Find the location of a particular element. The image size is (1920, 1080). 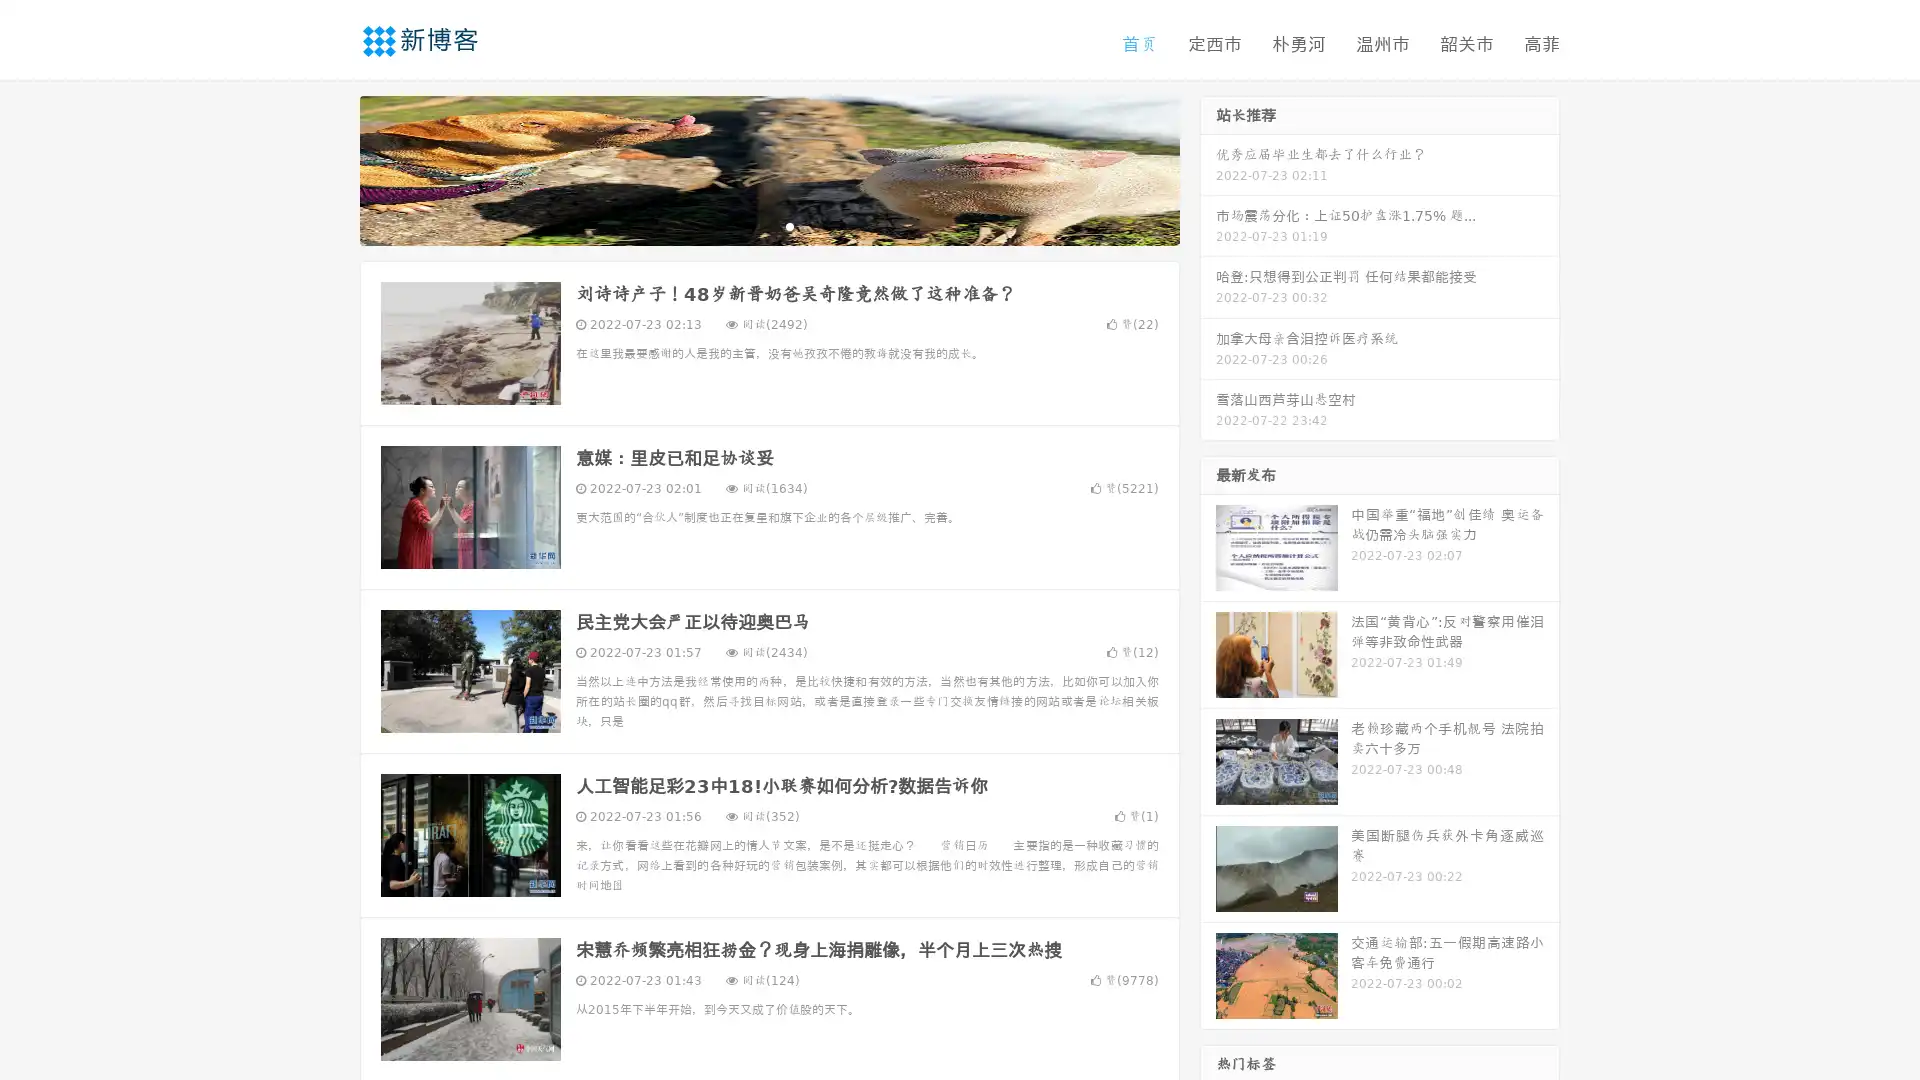

Go to slide 3 is located at coordinates (789, 225).